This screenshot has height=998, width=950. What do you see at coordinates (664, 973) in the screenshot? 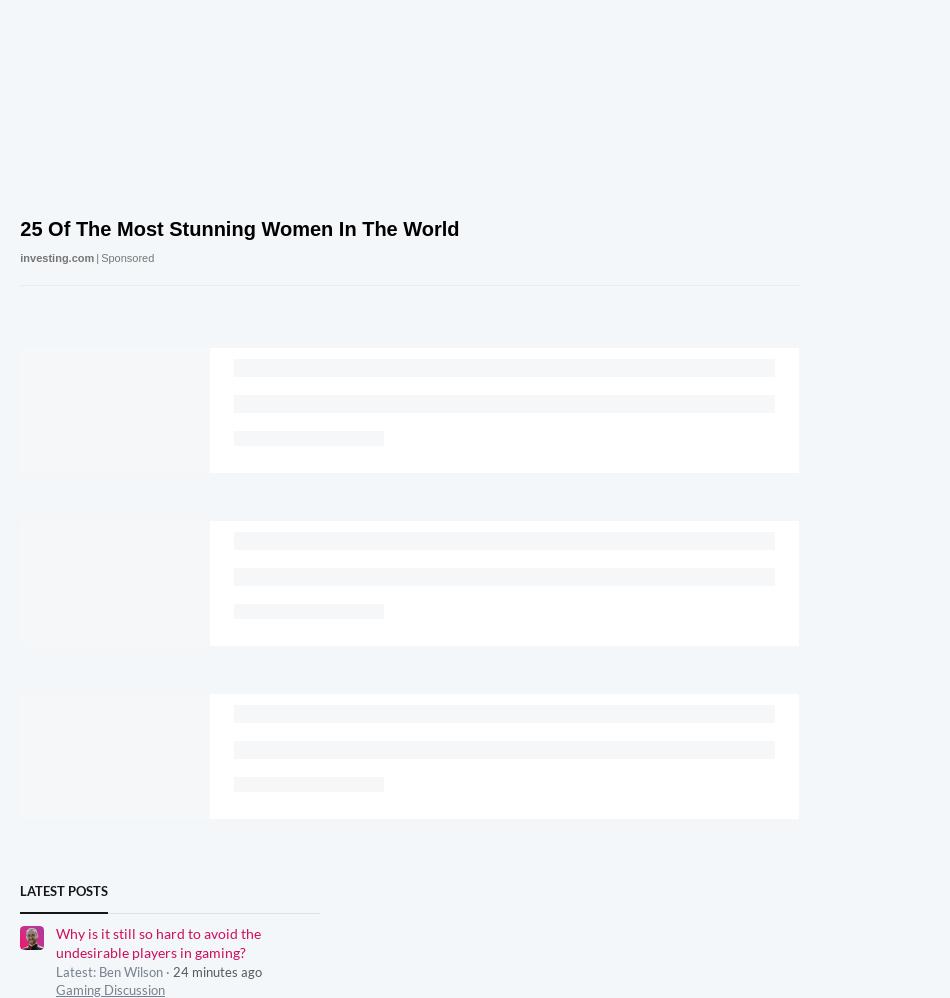
I see `'Terms & Conditions'` at bounding box center [664, 973].